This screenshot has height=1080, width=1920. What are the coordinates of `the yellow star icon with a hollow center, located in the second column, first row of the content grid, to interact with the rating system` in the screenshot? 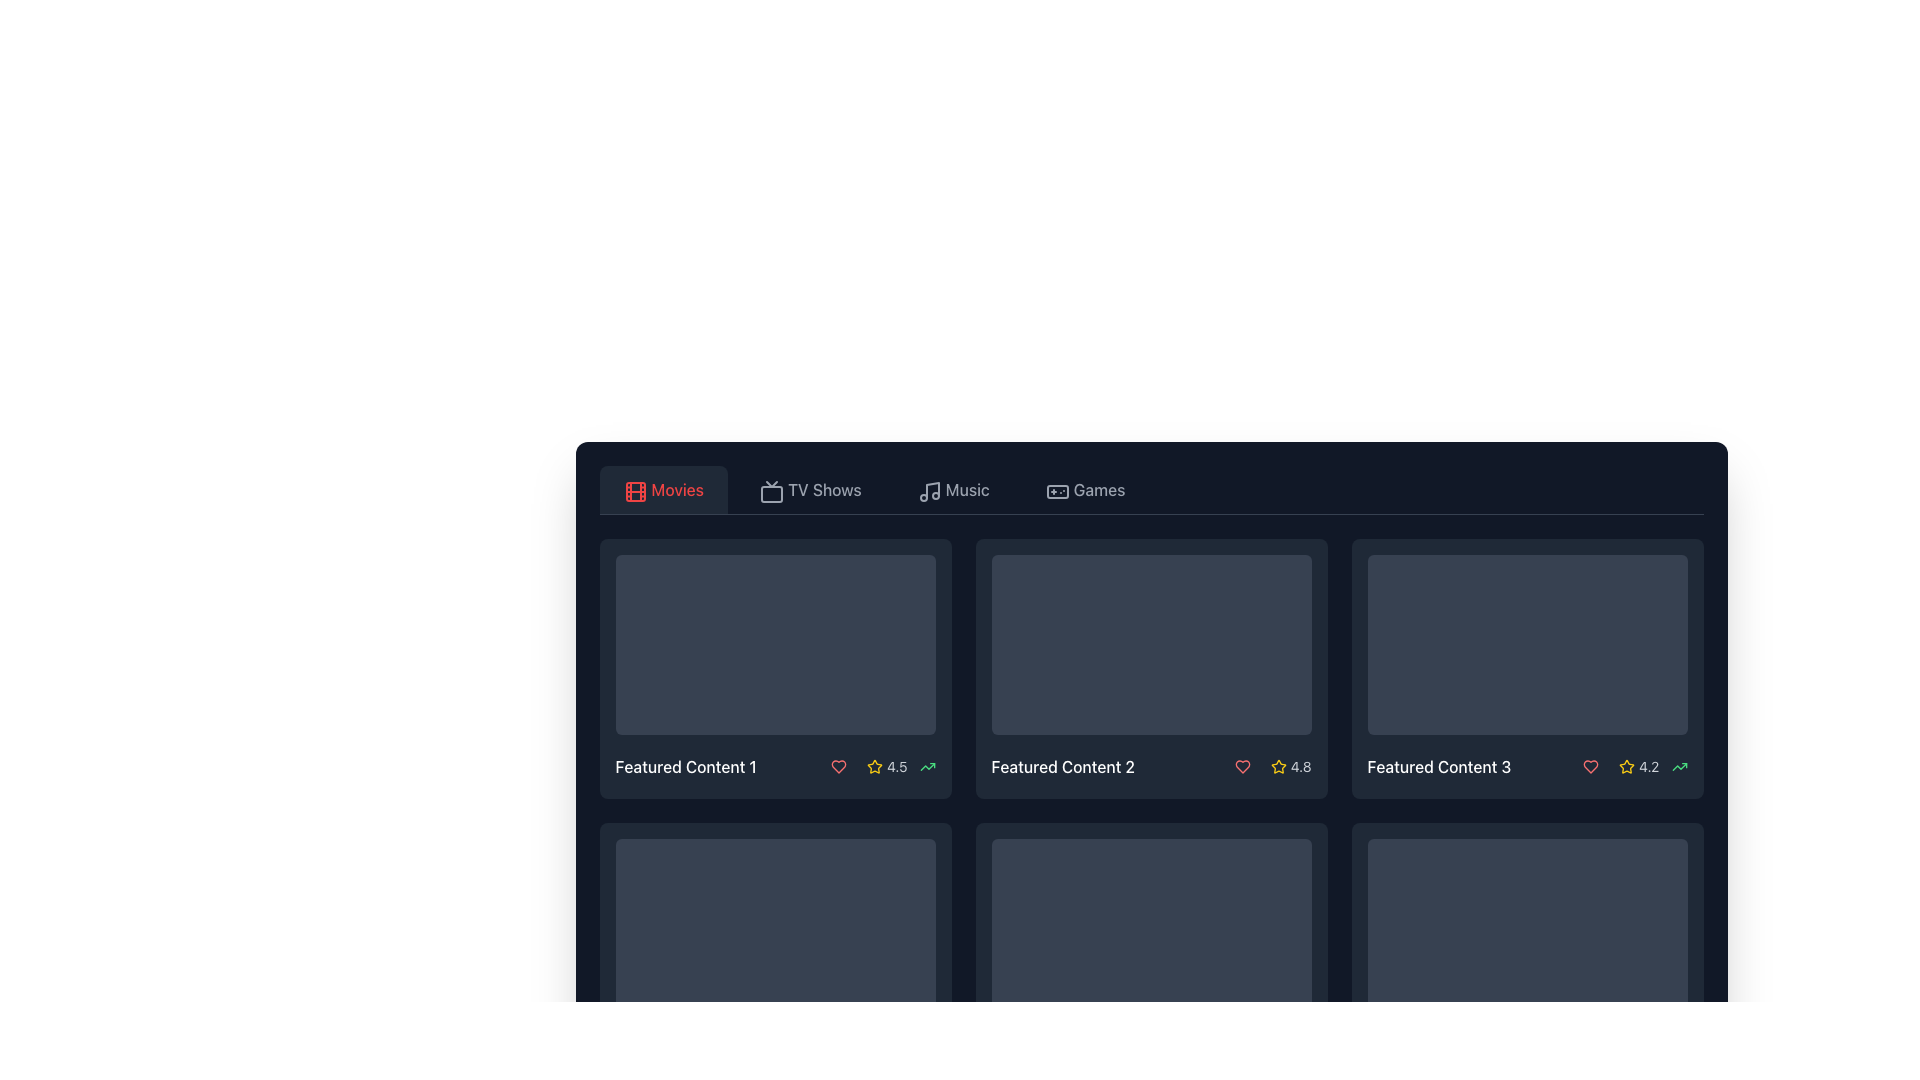 It's located at (875, 765).